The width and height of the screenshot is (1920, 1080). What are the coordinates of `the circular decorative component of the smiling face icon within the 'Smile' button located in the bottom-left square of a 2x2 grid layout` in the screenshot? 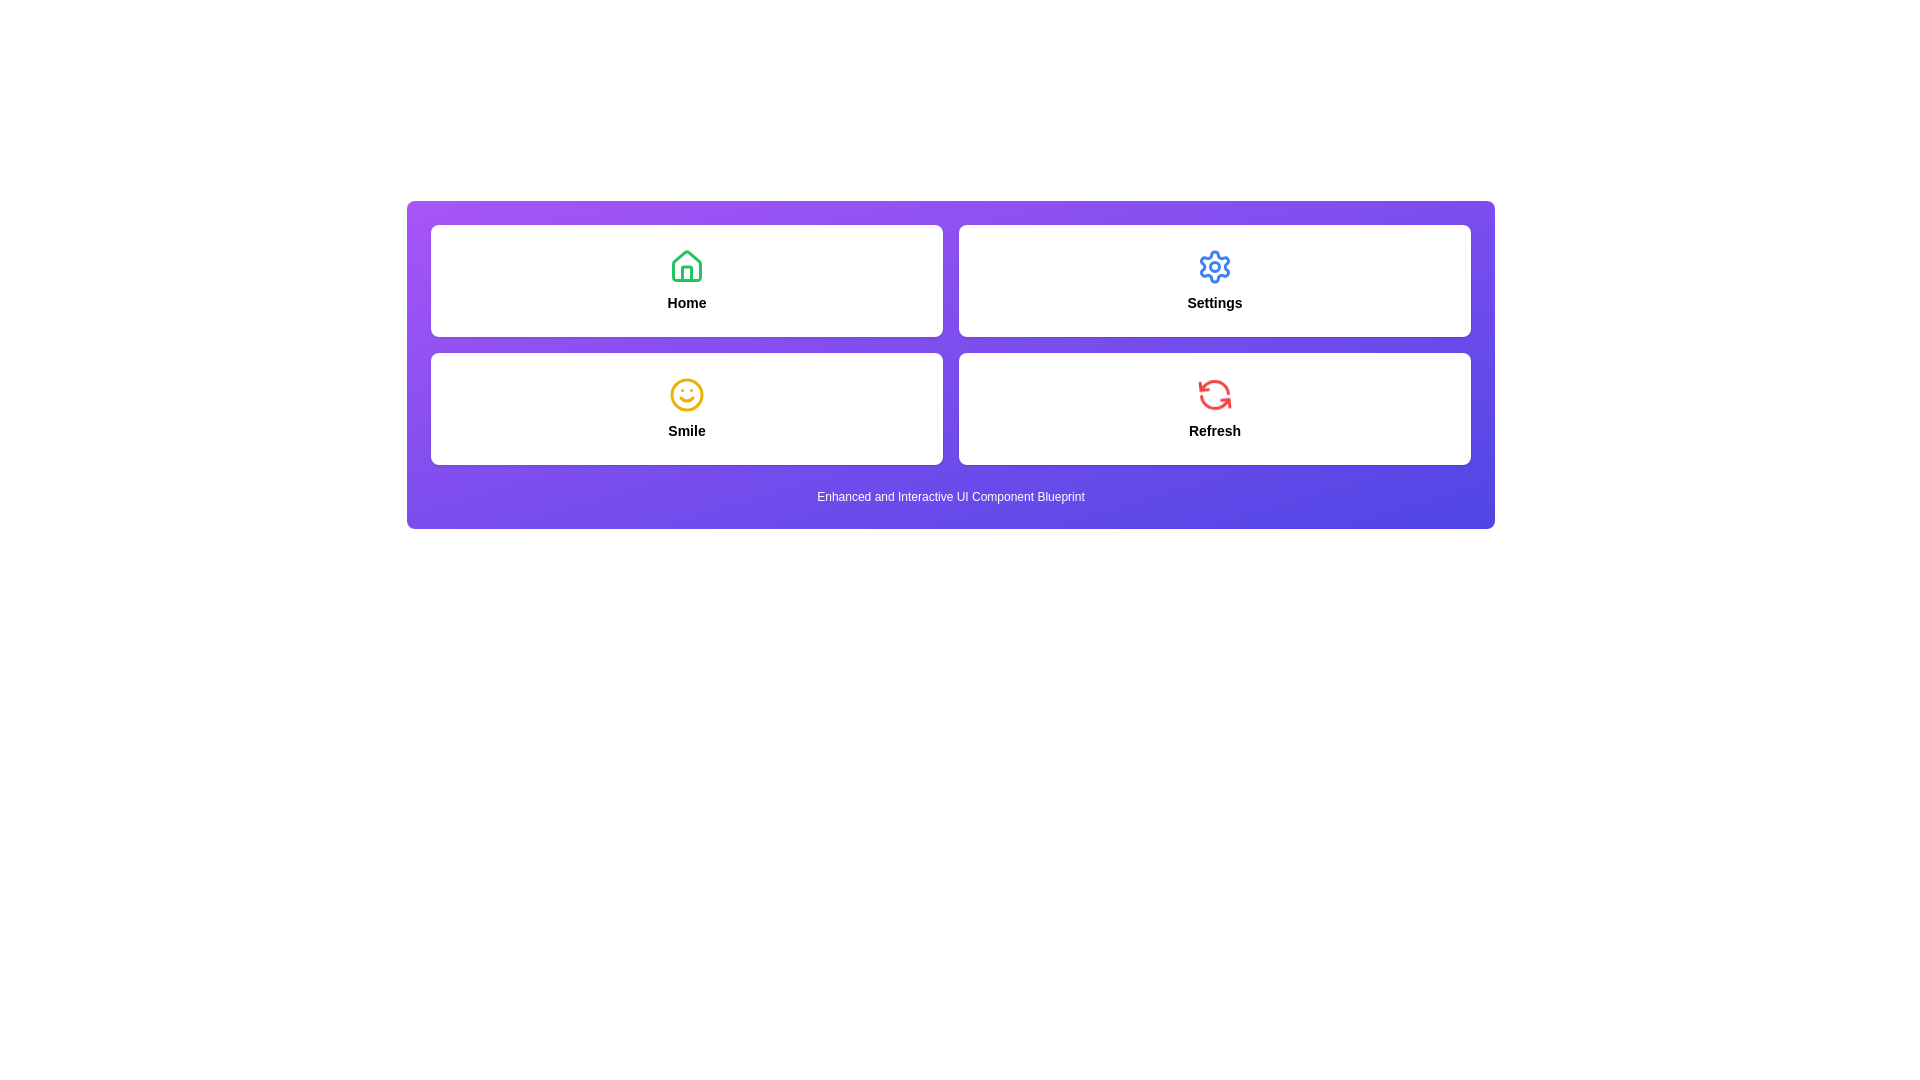 It's located at (686, 394).